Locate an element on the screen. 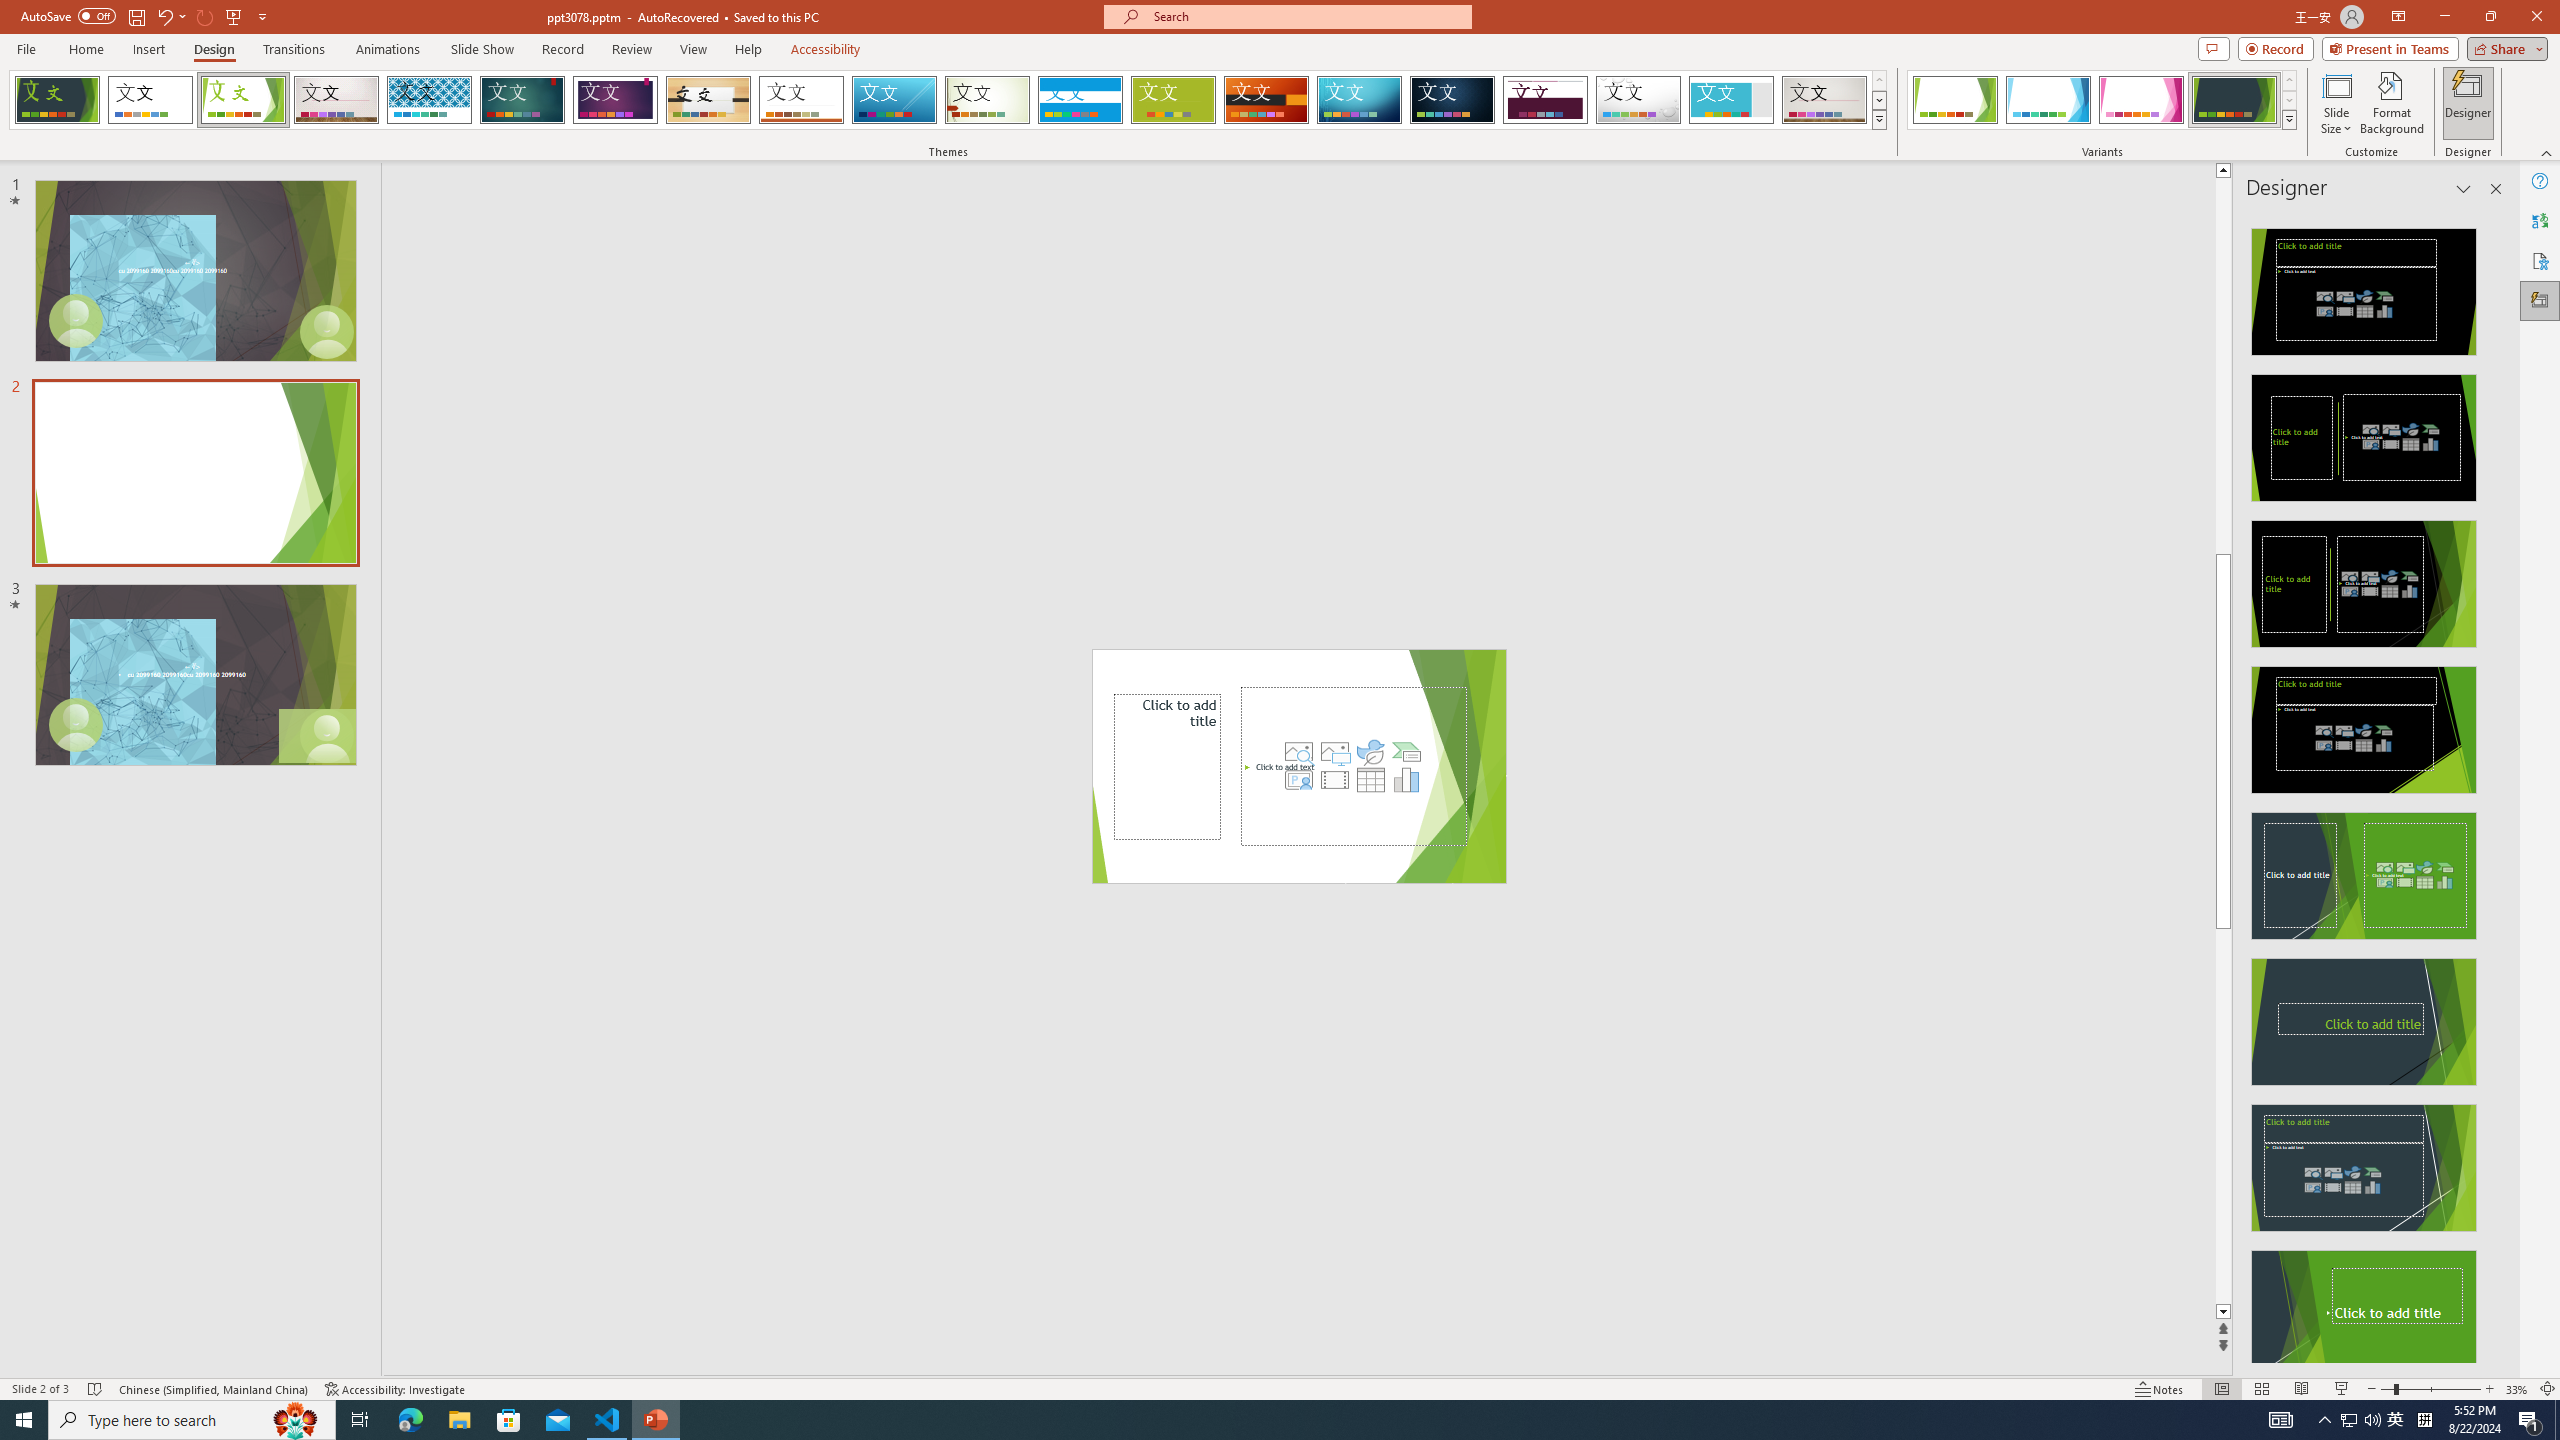  'Format Background' is located at coordinates (2392, 103).